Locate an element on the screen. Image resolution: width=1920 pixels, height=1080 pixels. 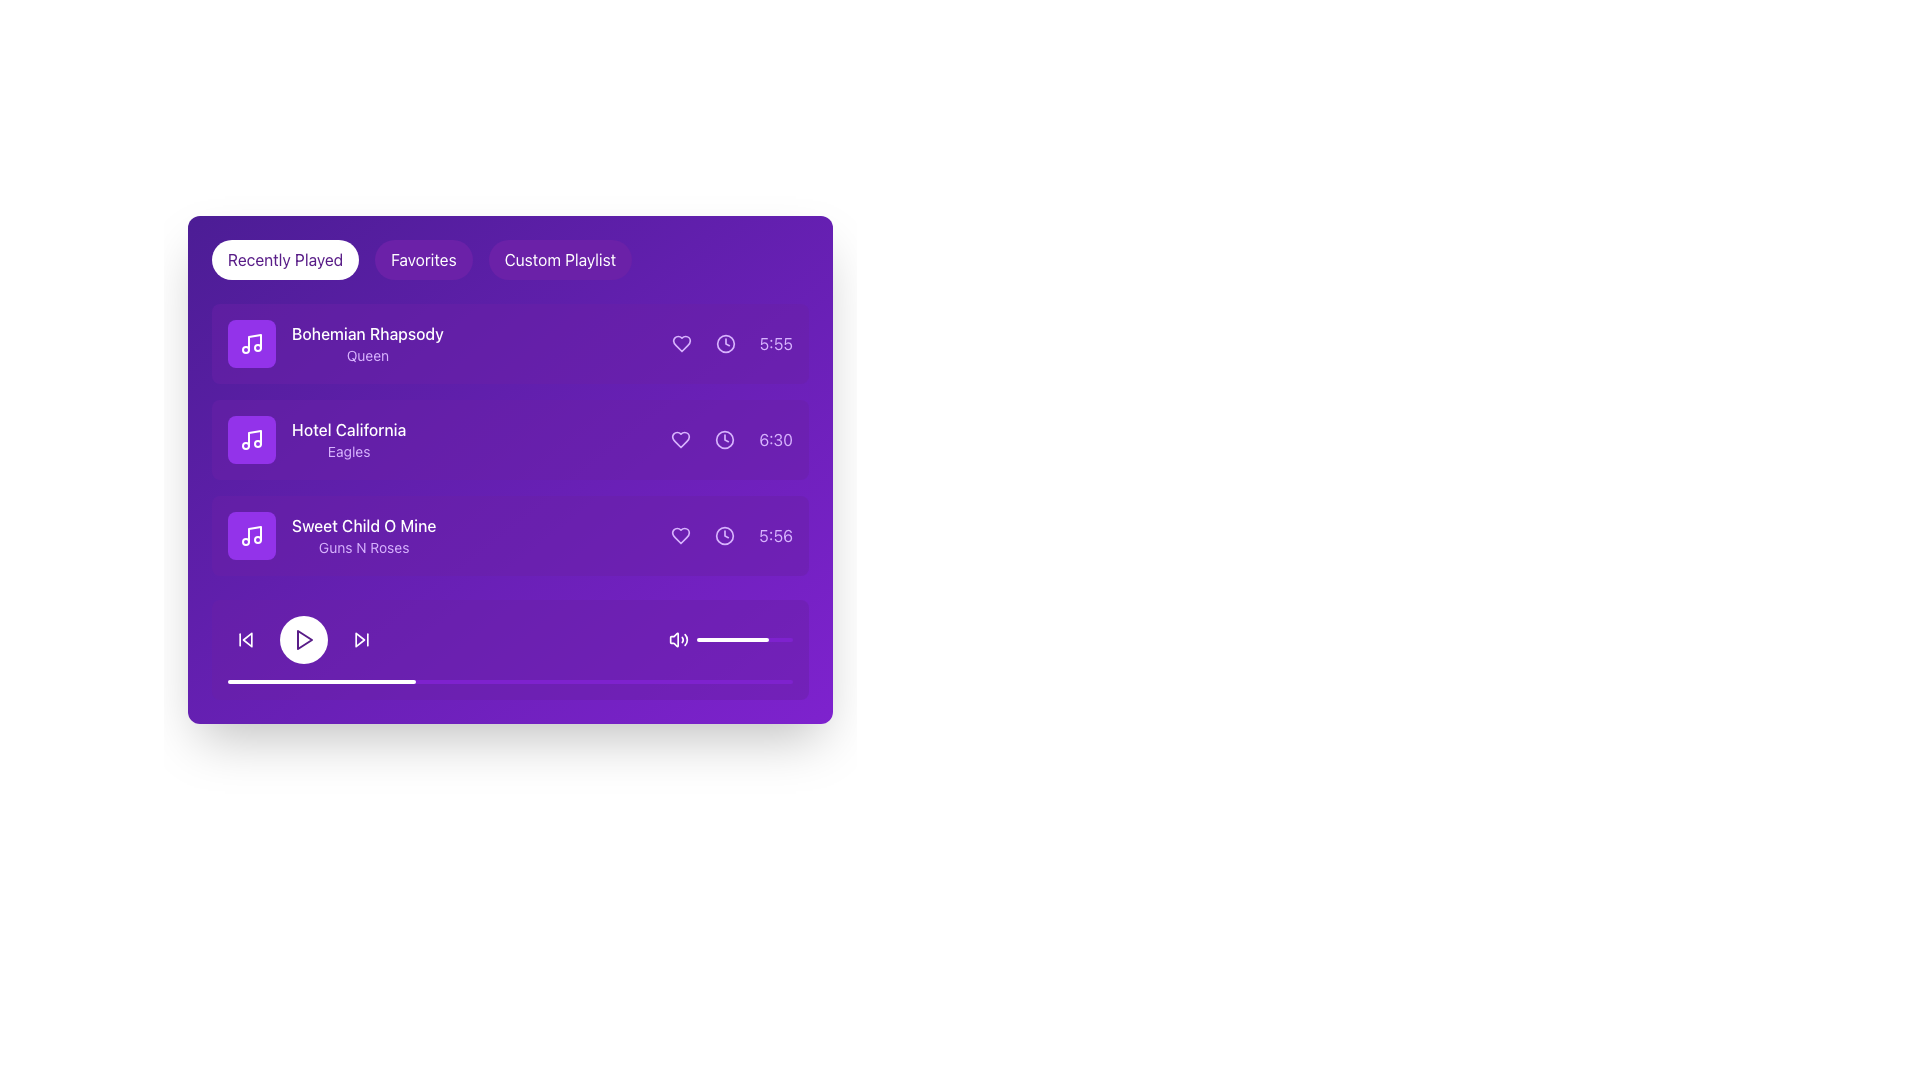
the progress bar is located at coordinates (277, 681).